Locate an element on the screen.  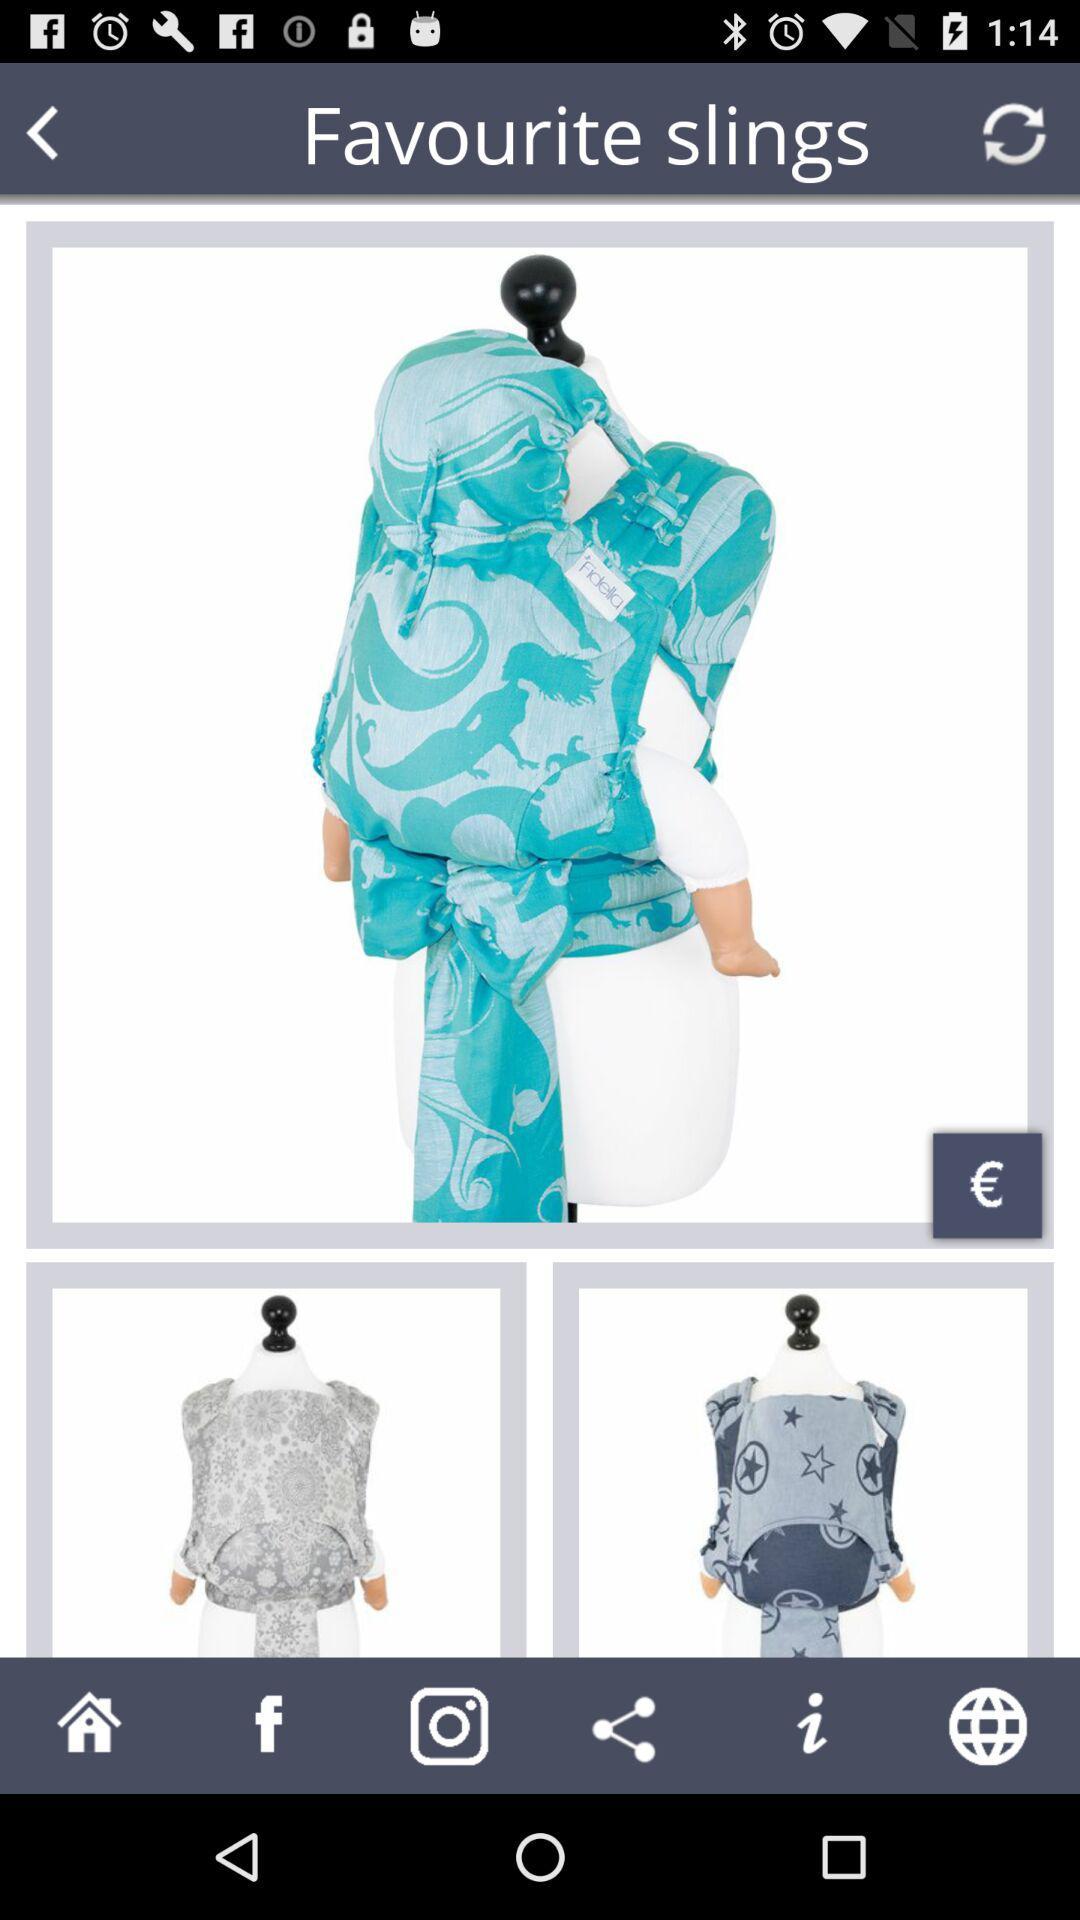
the home icon is located at coordinates (88, 1846).